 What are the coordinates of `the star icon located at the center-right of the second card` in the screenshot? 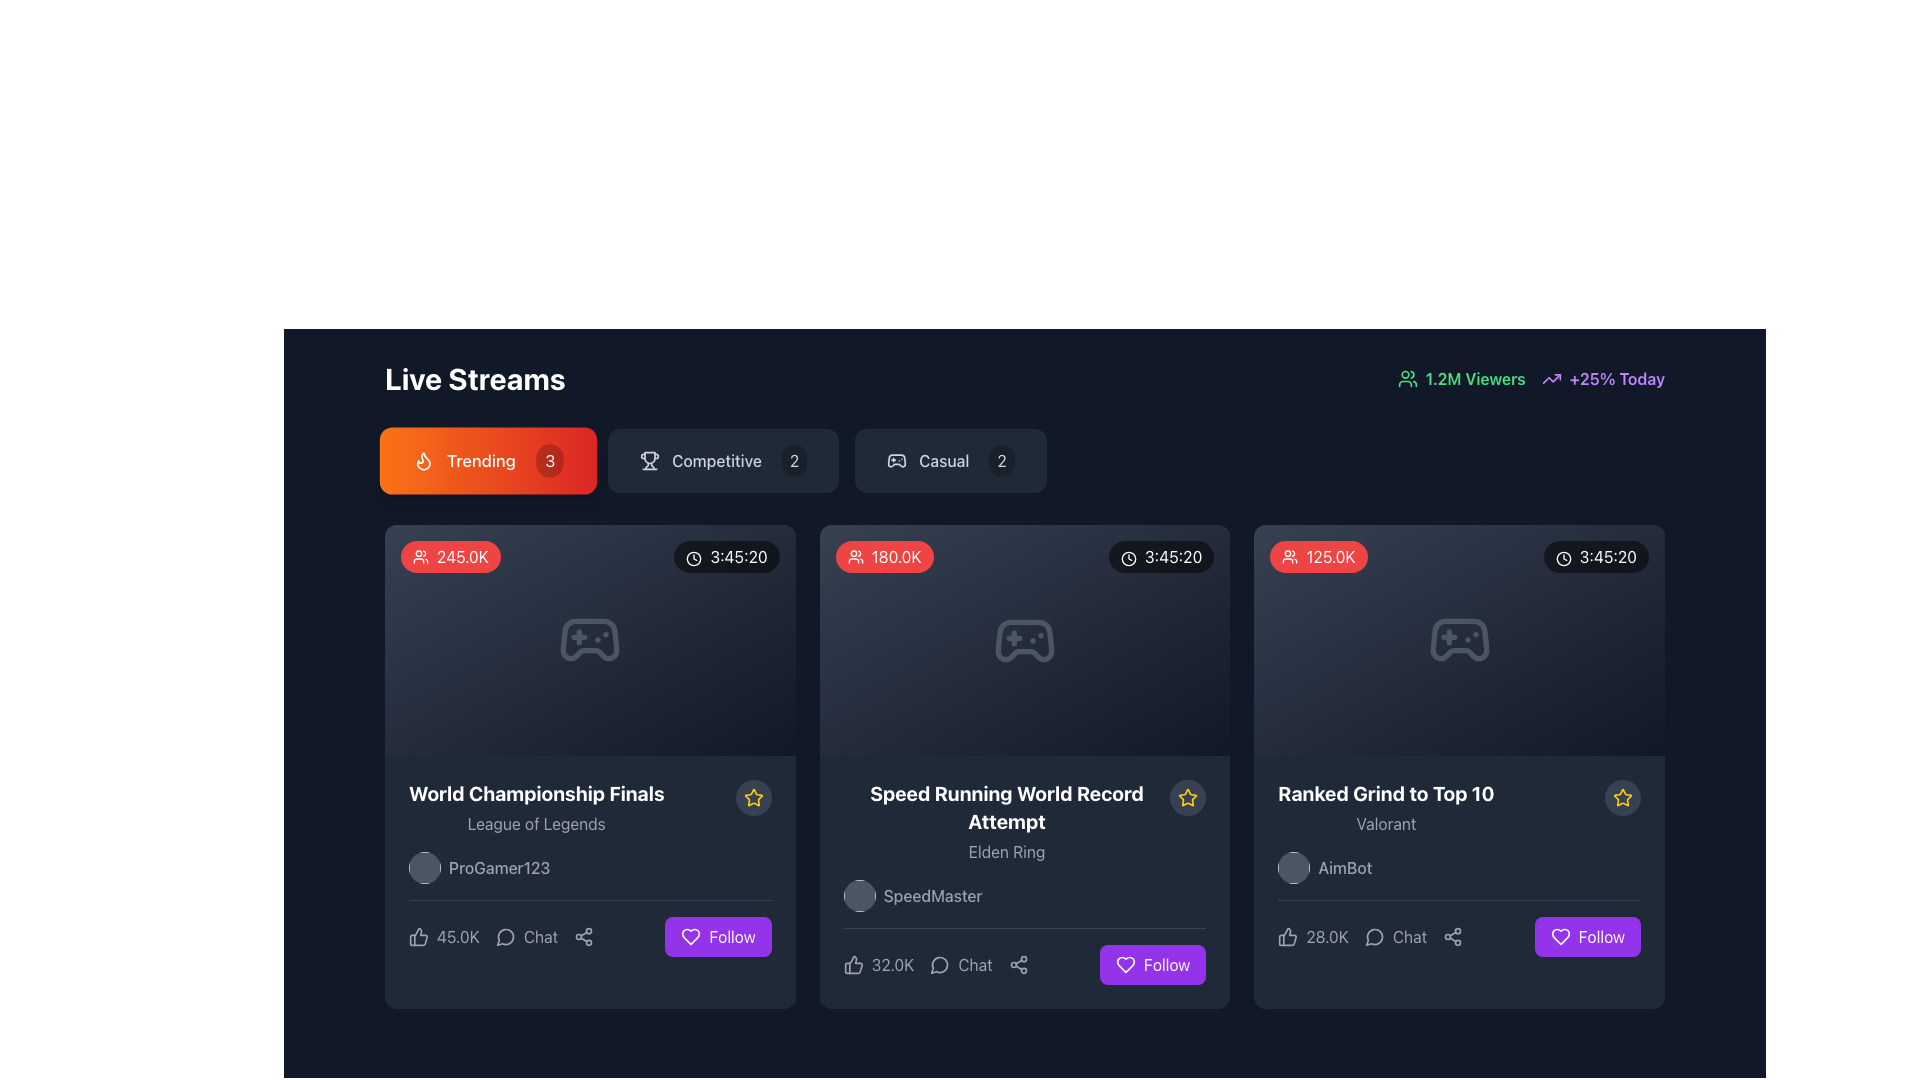 It's located at (1188, 797).